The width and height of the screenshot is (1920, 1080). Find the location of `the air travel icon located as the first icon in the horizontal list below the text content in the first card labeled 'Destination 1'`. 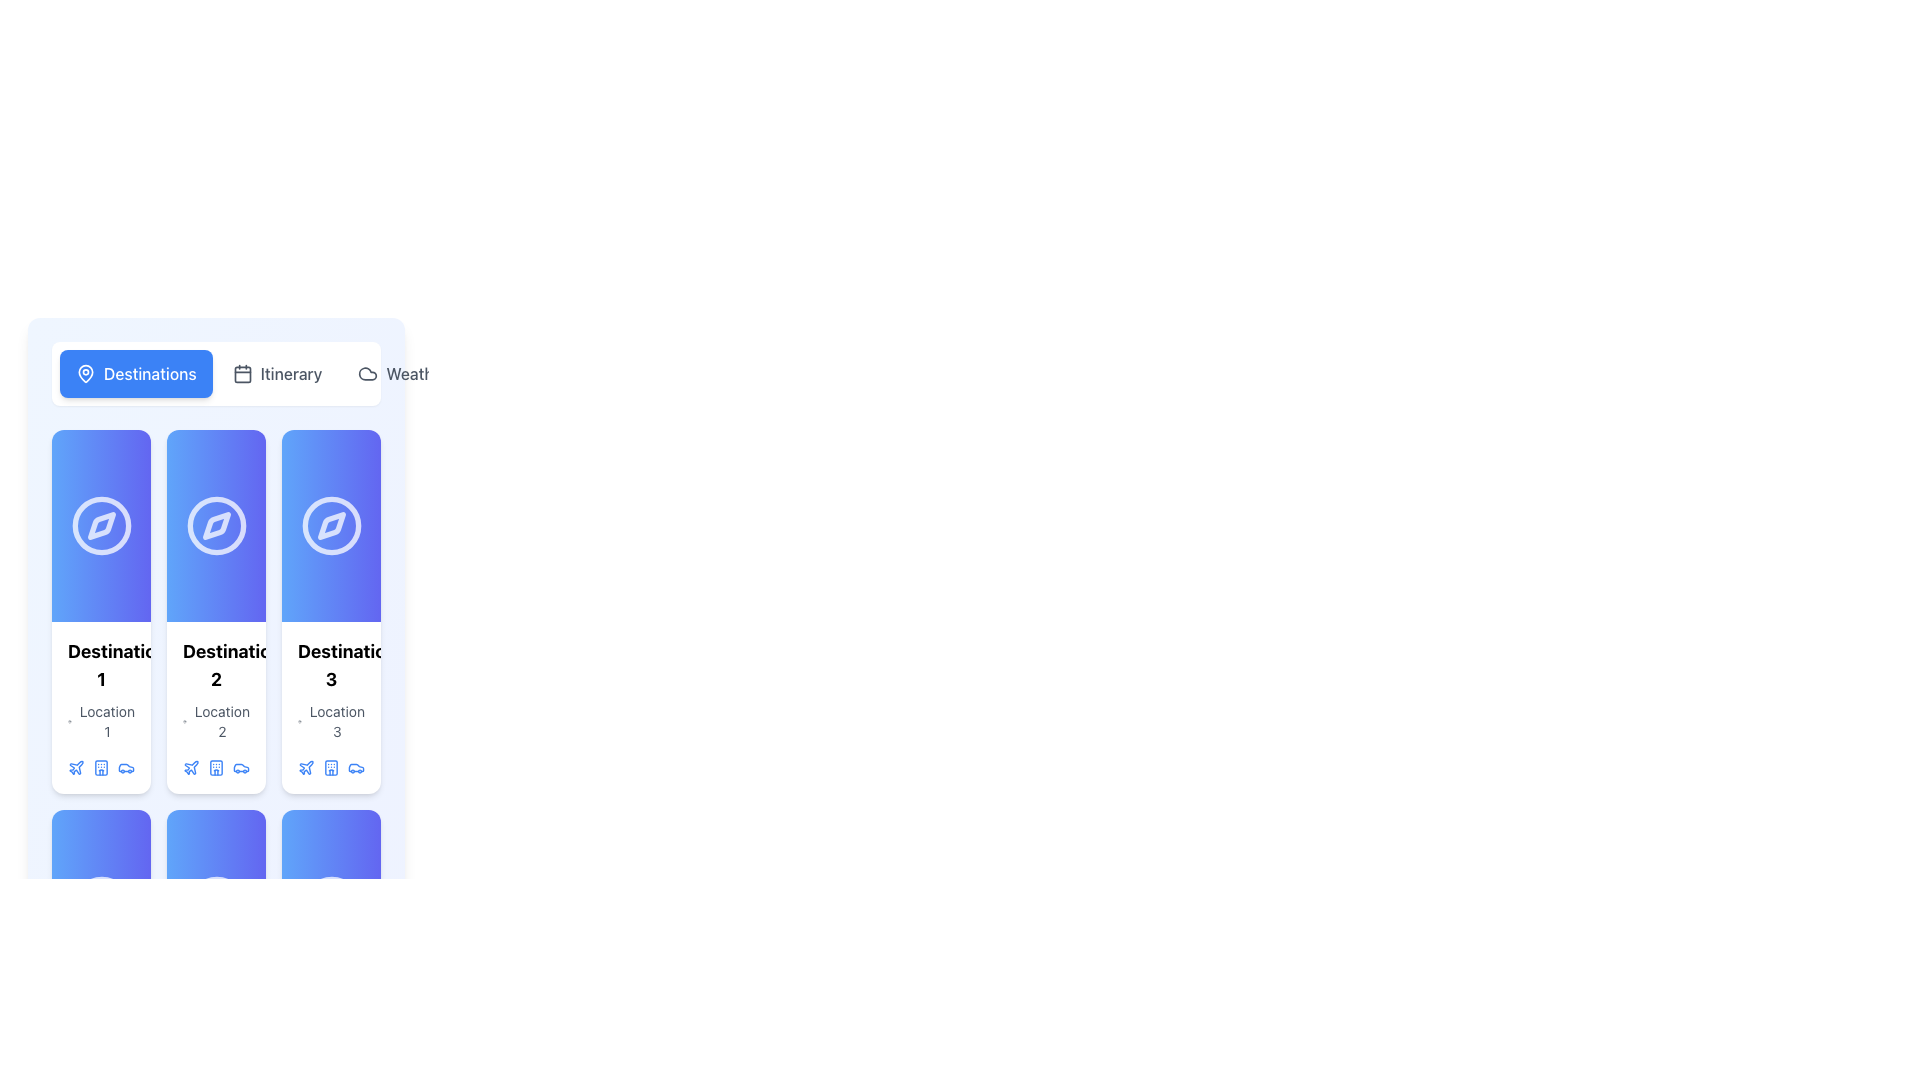

the air travel icon located as the first icon in the horizontal list below the text content in the first card labeled 'Destination 1' is located at coordinates (76, 766).